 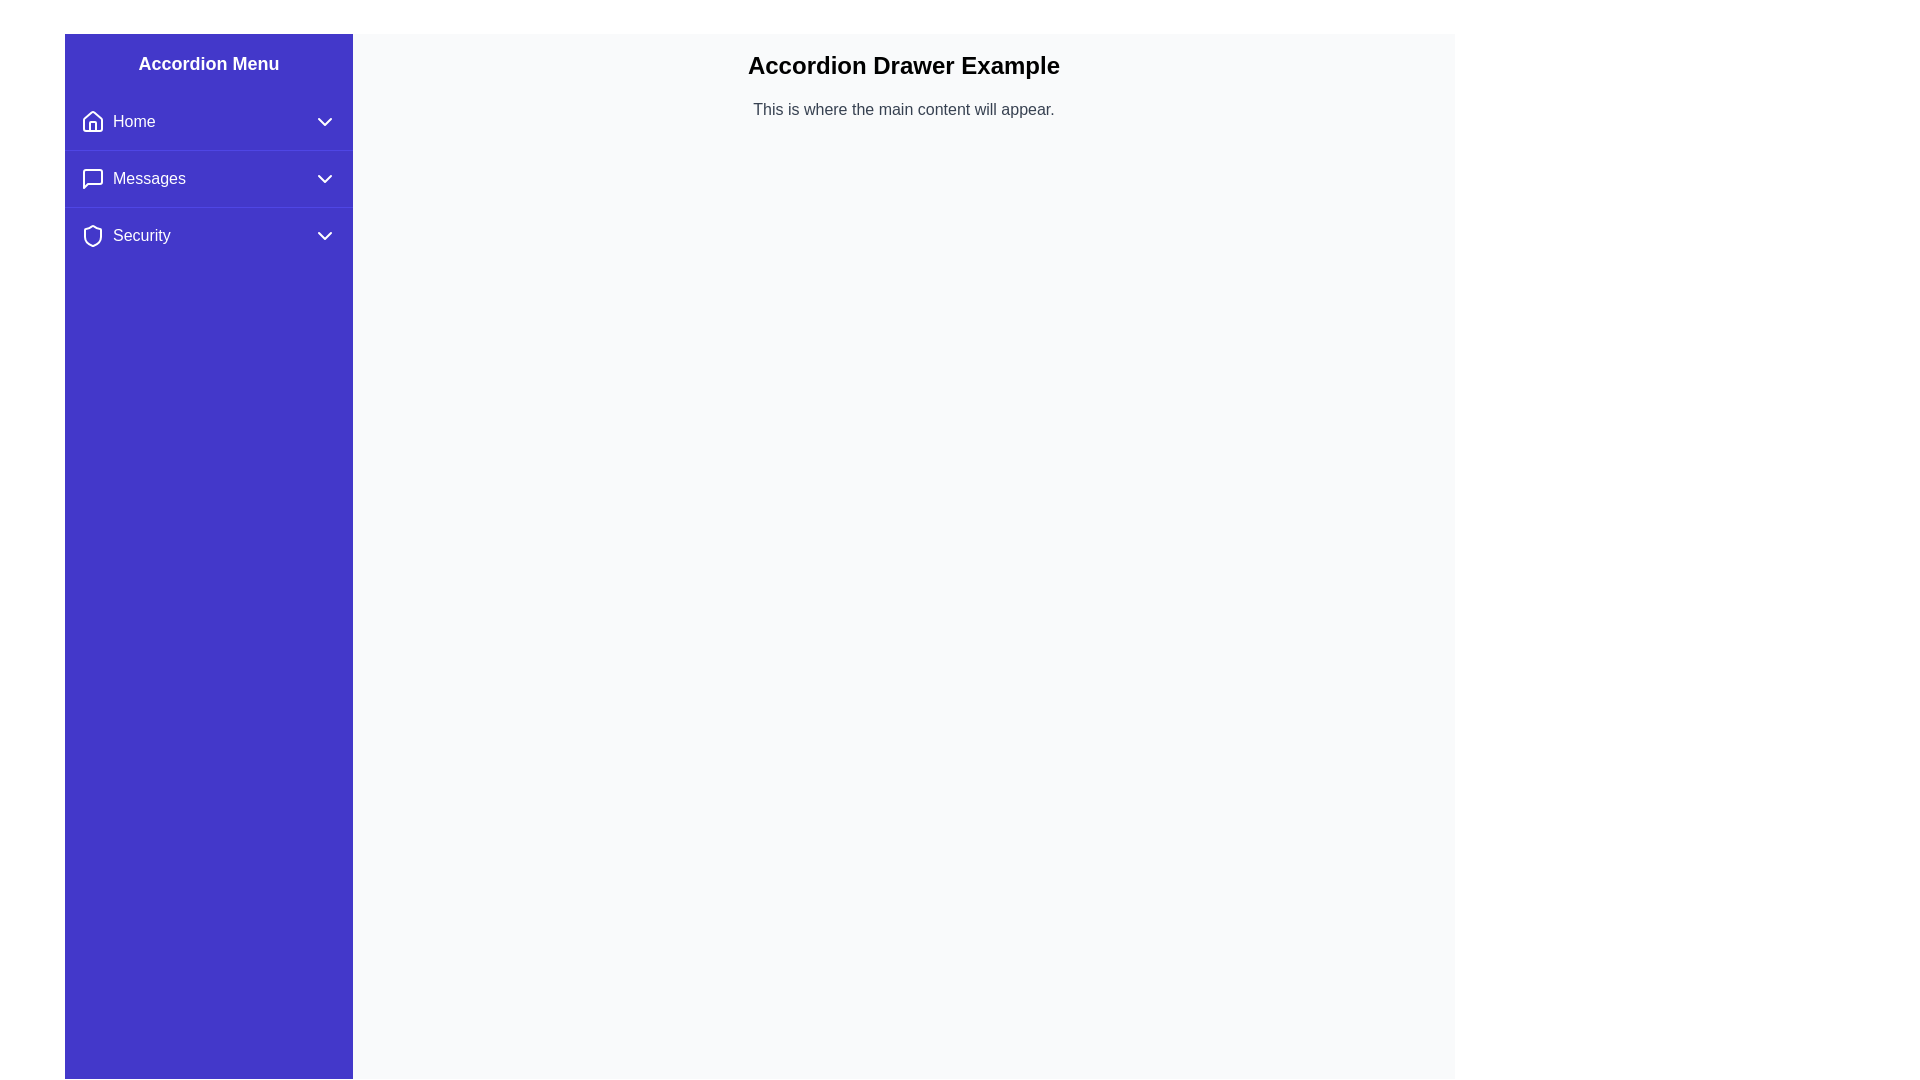 I want to click on the icon near the section header Messages, so click(x=91, y=177).